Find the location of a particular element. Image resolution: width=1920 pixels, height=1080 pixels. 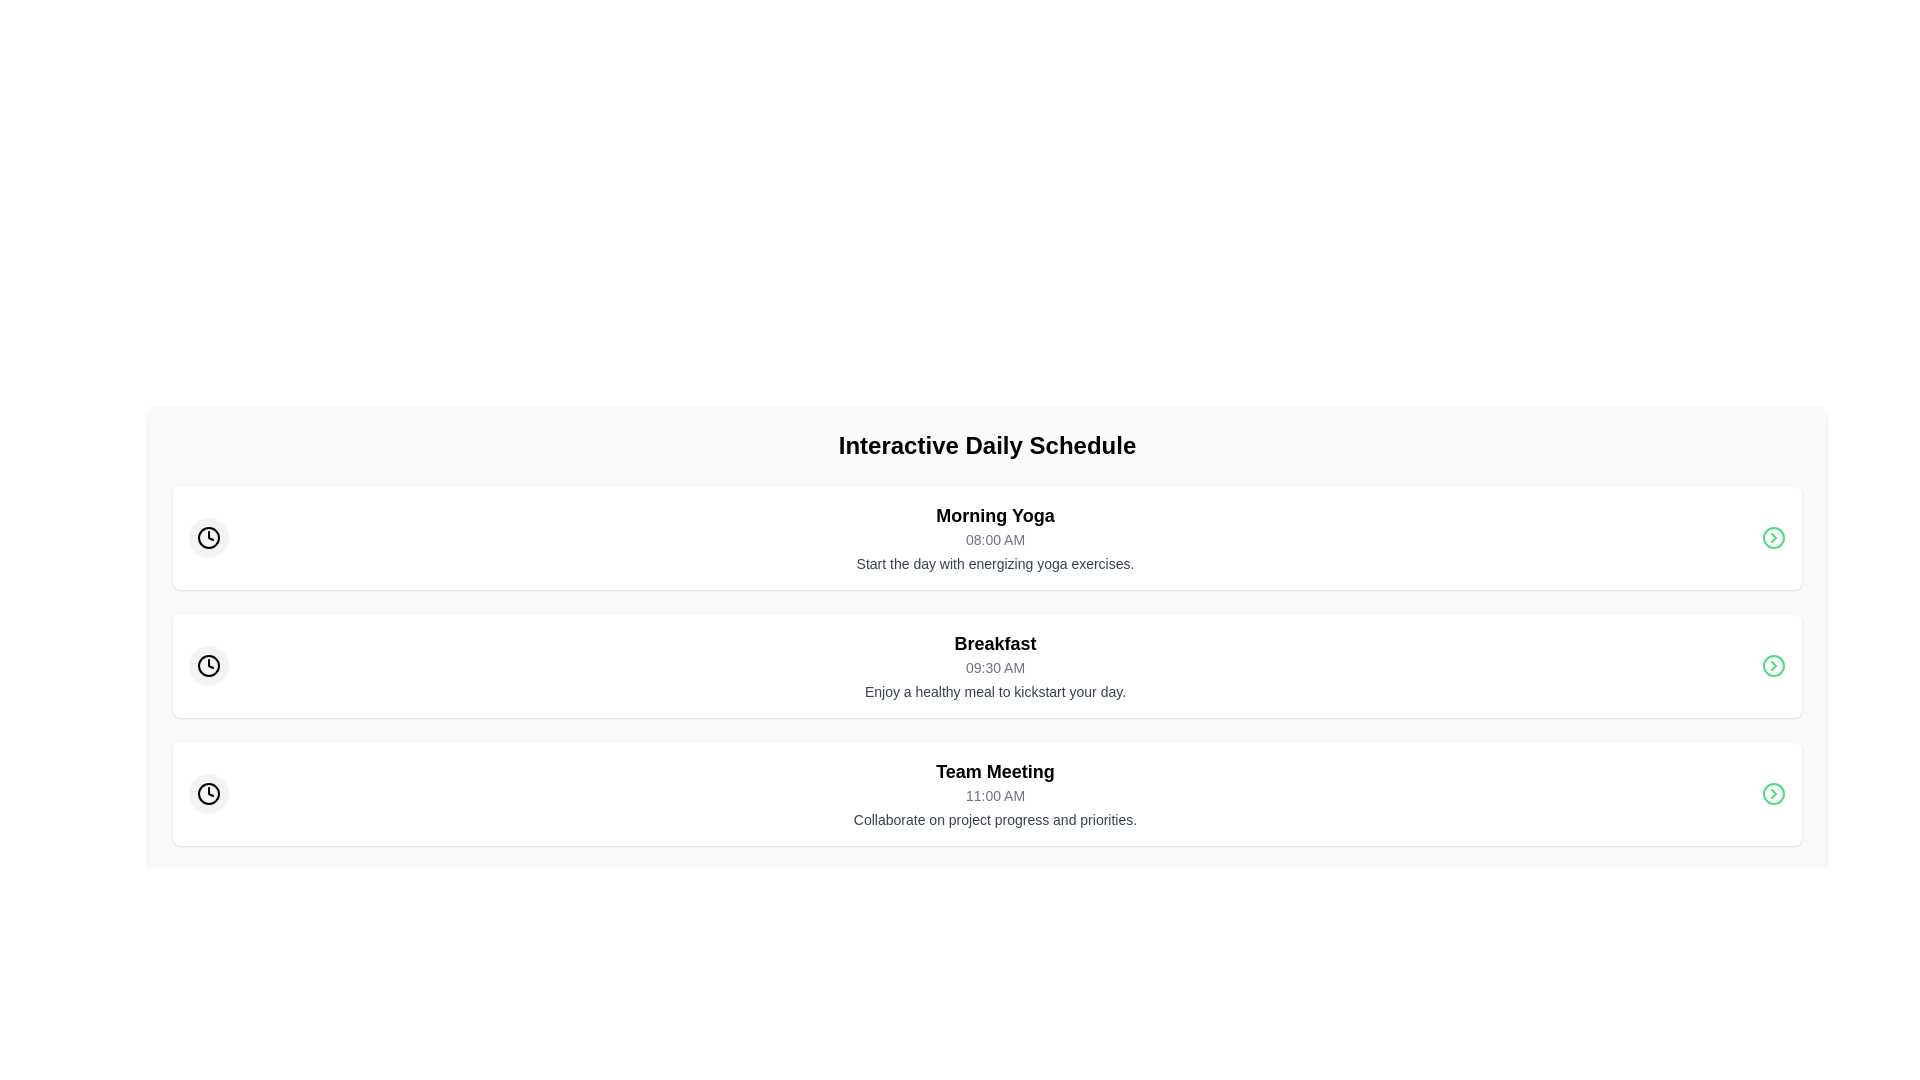

the title Text label of the scheduled activity, which is positioned above the subtitle '08:00 AM' and description text 'Start the day with energizing yoga exercises.' is located at coordinates (995, 515).